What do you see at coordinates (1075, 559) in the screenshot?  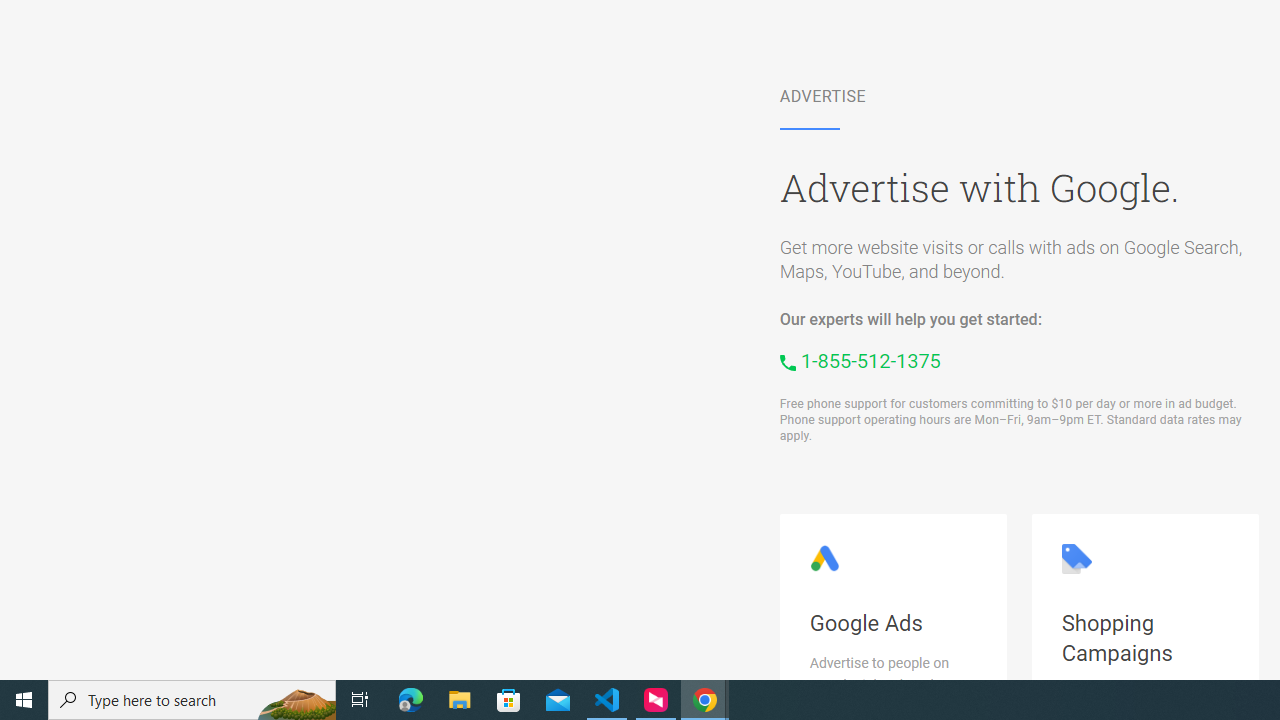 I see `'Google Shopping logo'` at bounding box center [1075, 559].